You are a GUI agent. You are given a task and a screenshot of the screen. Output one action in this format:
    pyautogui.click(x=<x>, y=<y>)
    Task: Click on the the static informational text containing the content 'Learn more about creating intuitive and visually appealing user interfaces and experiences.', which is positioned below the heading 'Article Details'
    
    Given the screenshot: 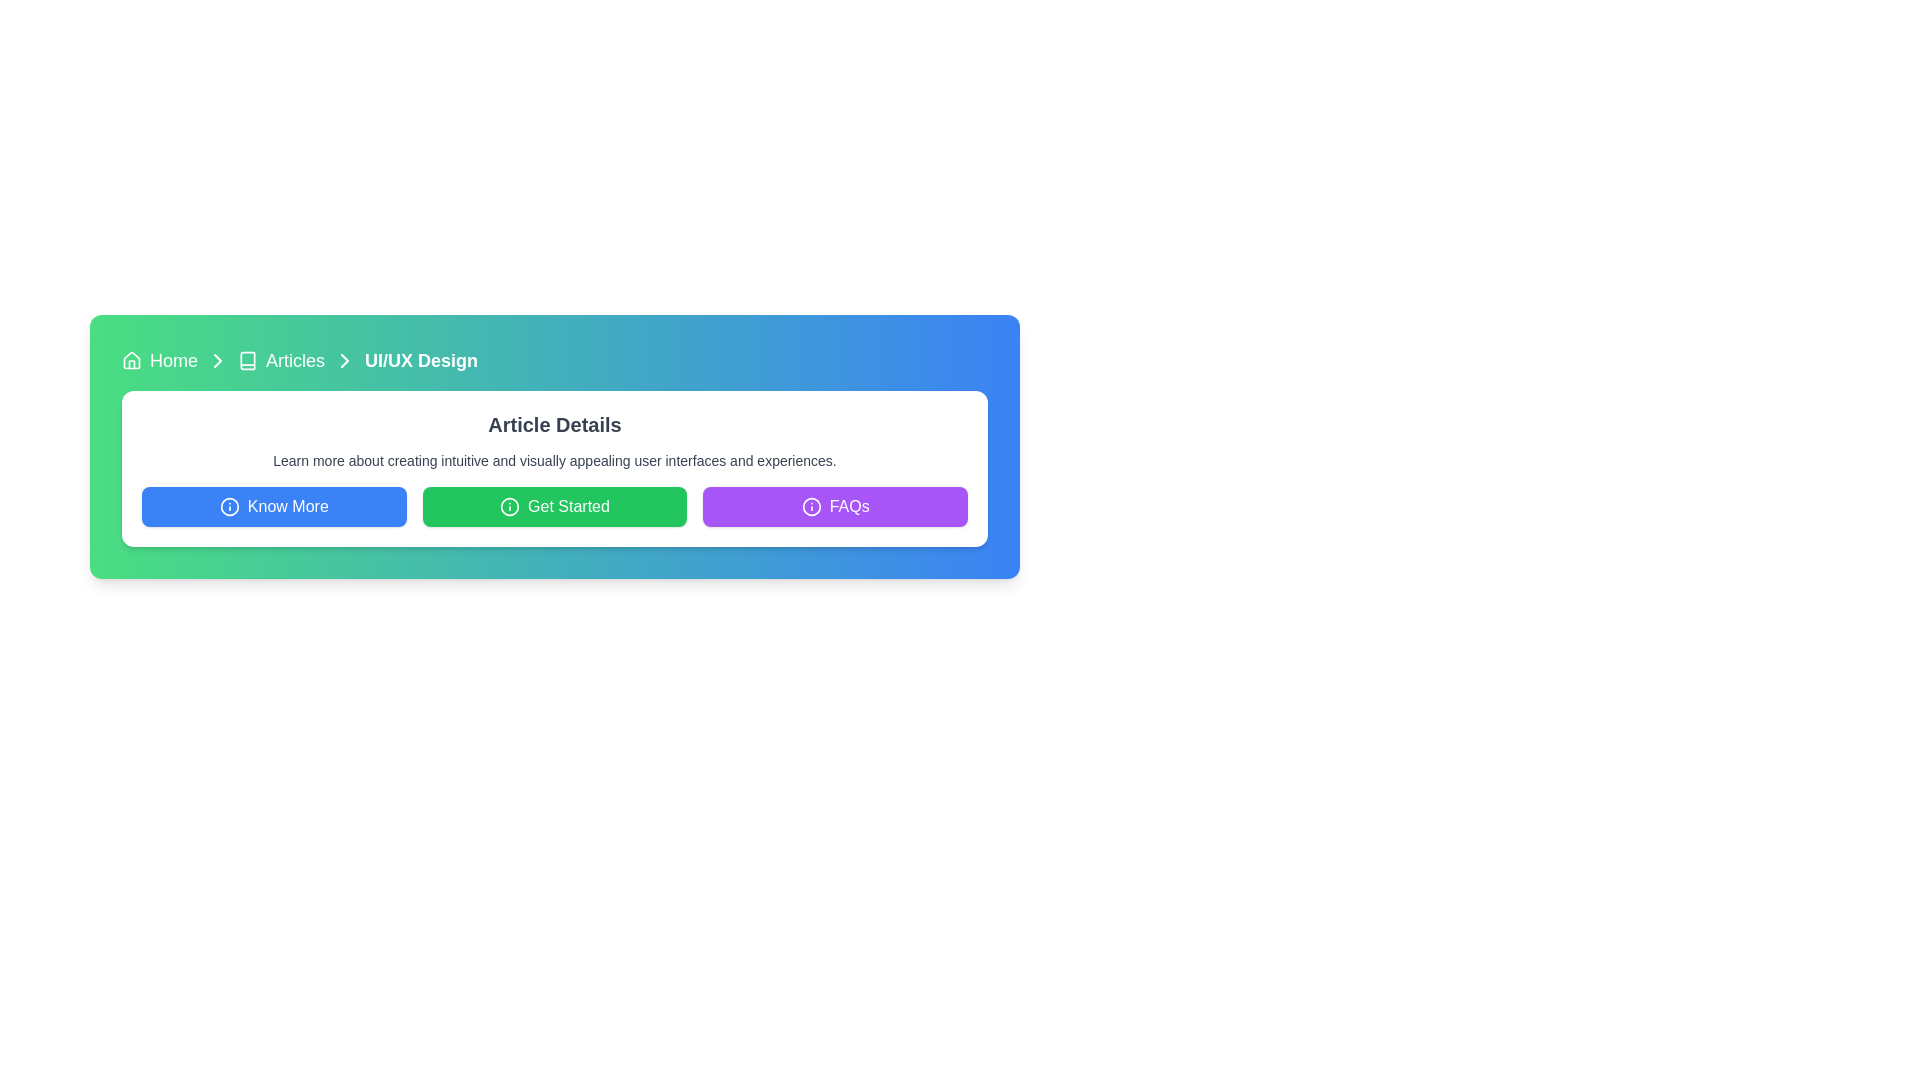 What is the action you would take?
    pyautogui.click(x=555, y=461)
    